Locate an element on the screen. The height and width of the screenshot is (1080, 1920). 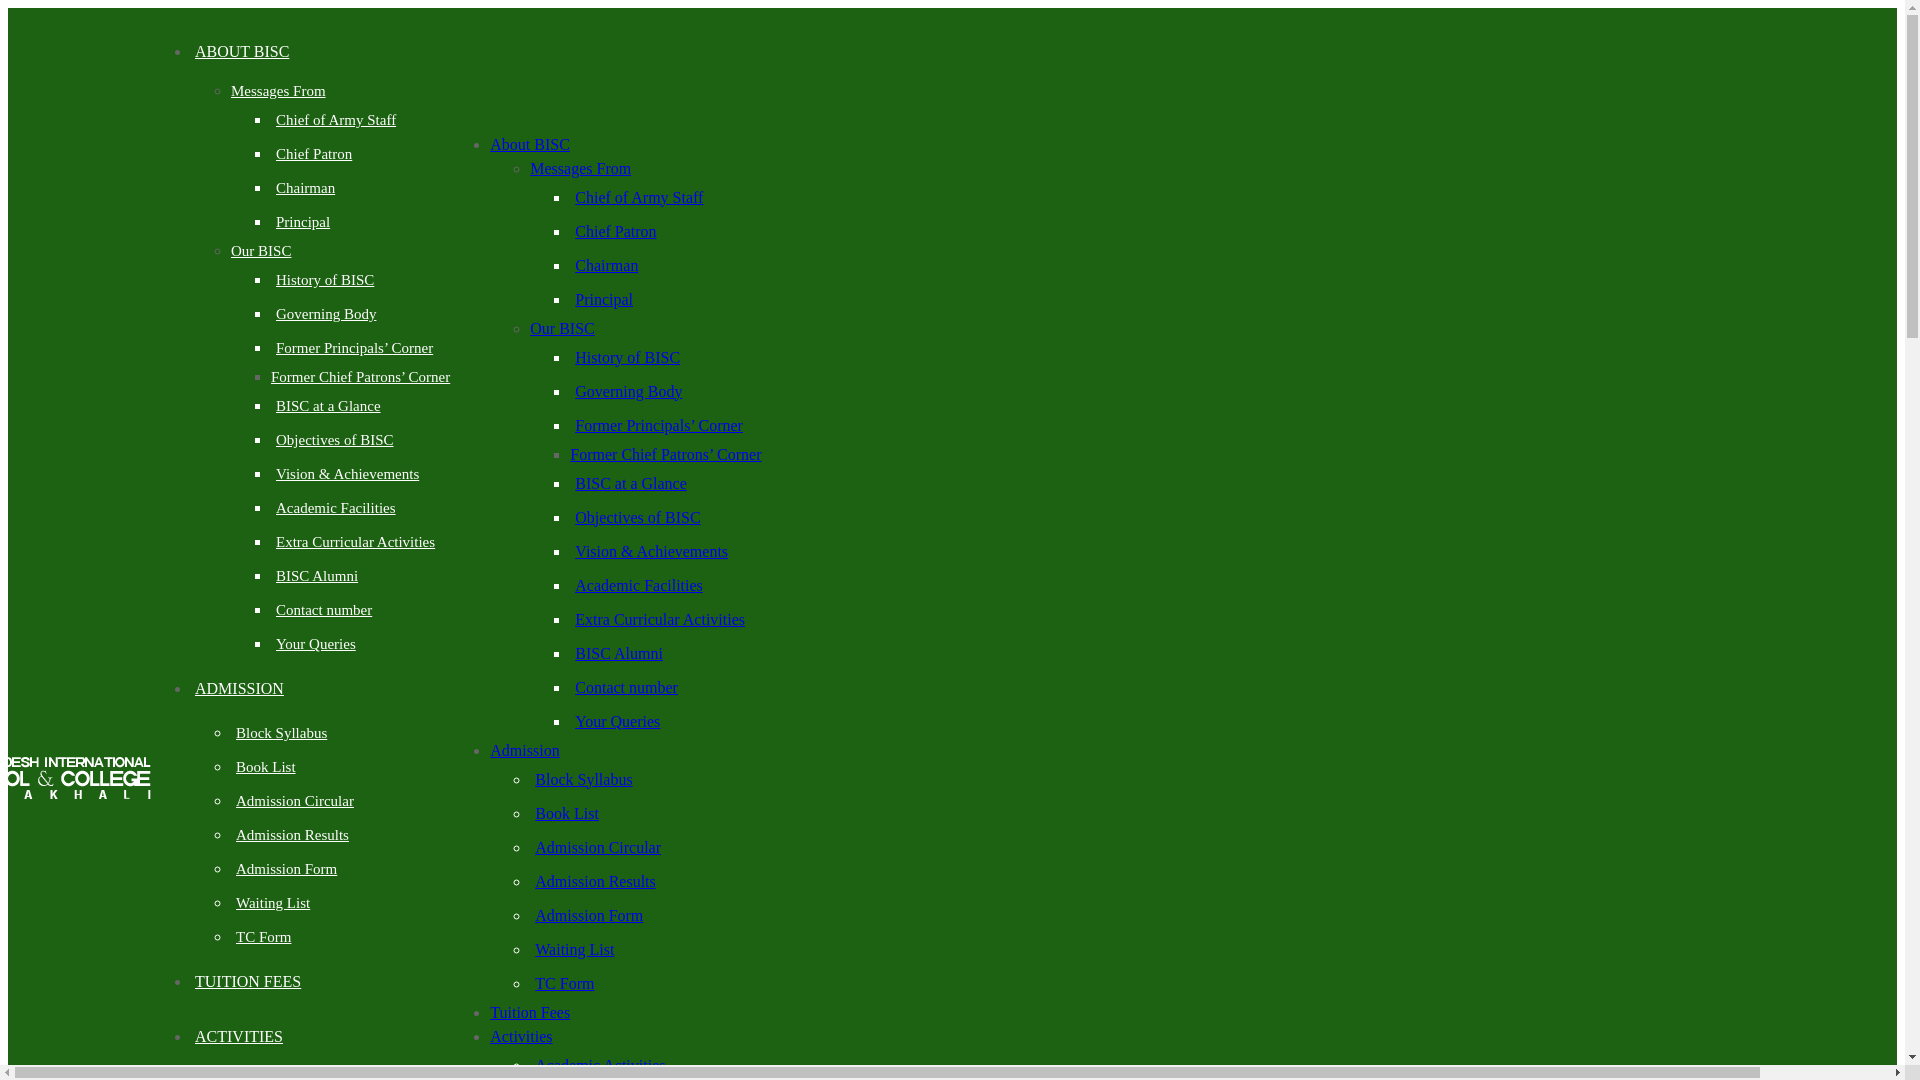
'Chief of Army Staff' is located at coordinates (274, 119).